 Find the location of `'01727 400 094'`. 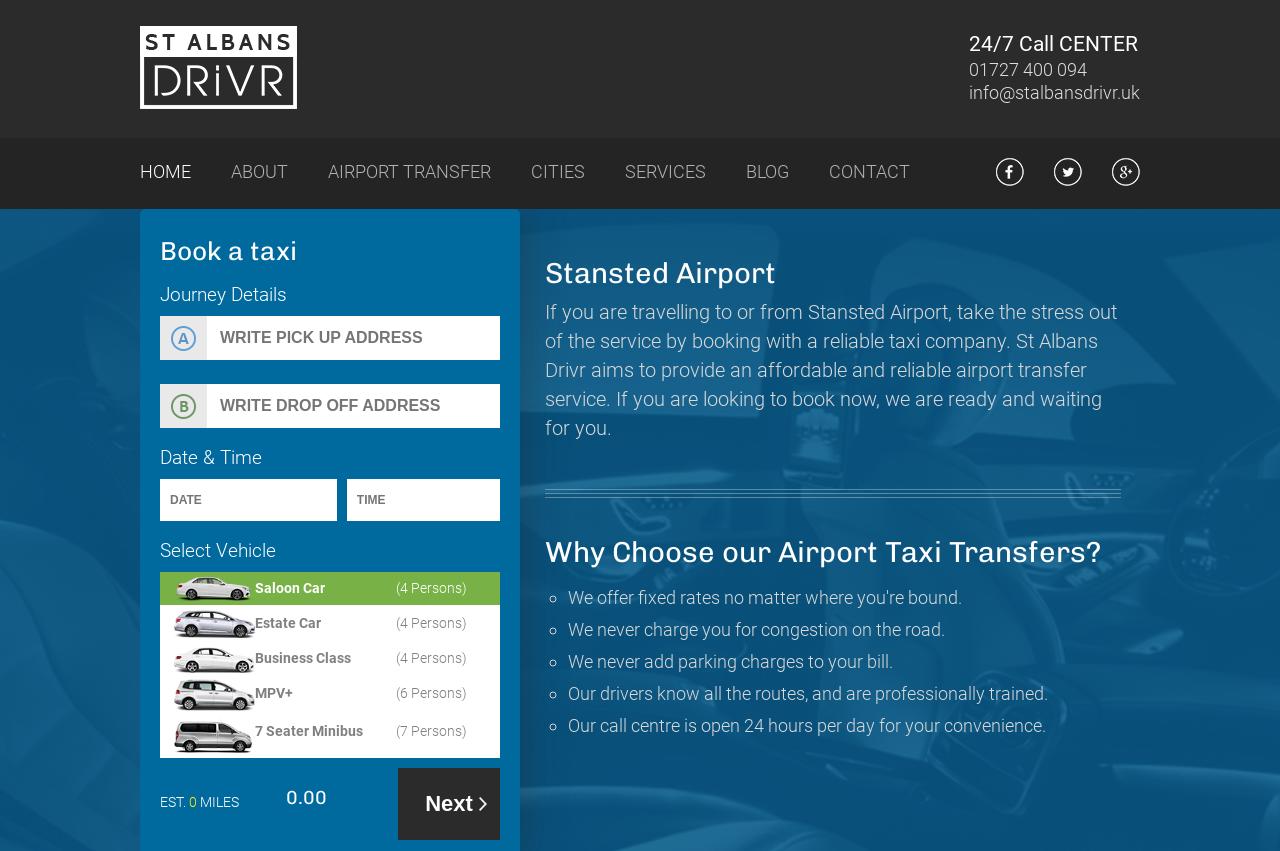

'01727 400 094' is located at coordinates (968, 69).